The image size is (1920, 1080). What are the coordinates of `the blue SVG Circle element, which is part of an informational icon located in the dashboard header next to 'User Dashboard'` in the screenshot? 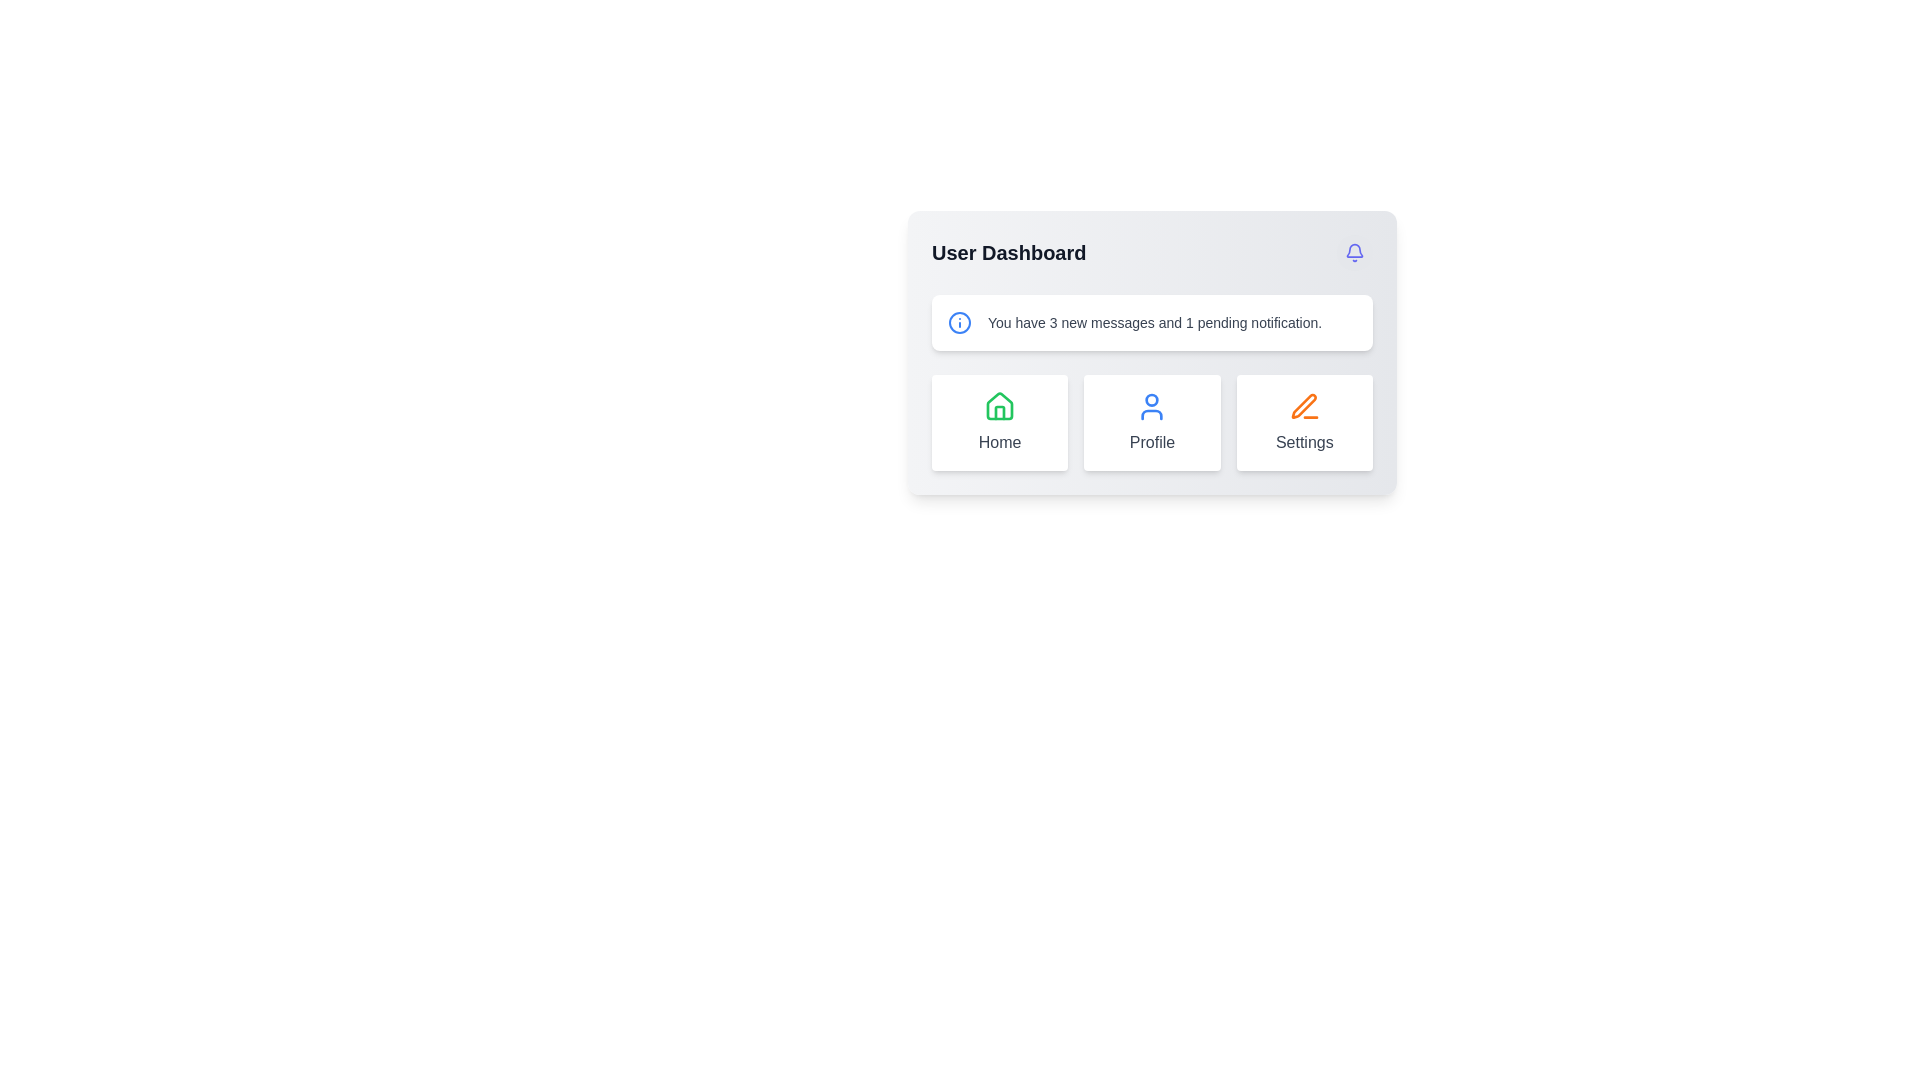 It's located at (960, 322).